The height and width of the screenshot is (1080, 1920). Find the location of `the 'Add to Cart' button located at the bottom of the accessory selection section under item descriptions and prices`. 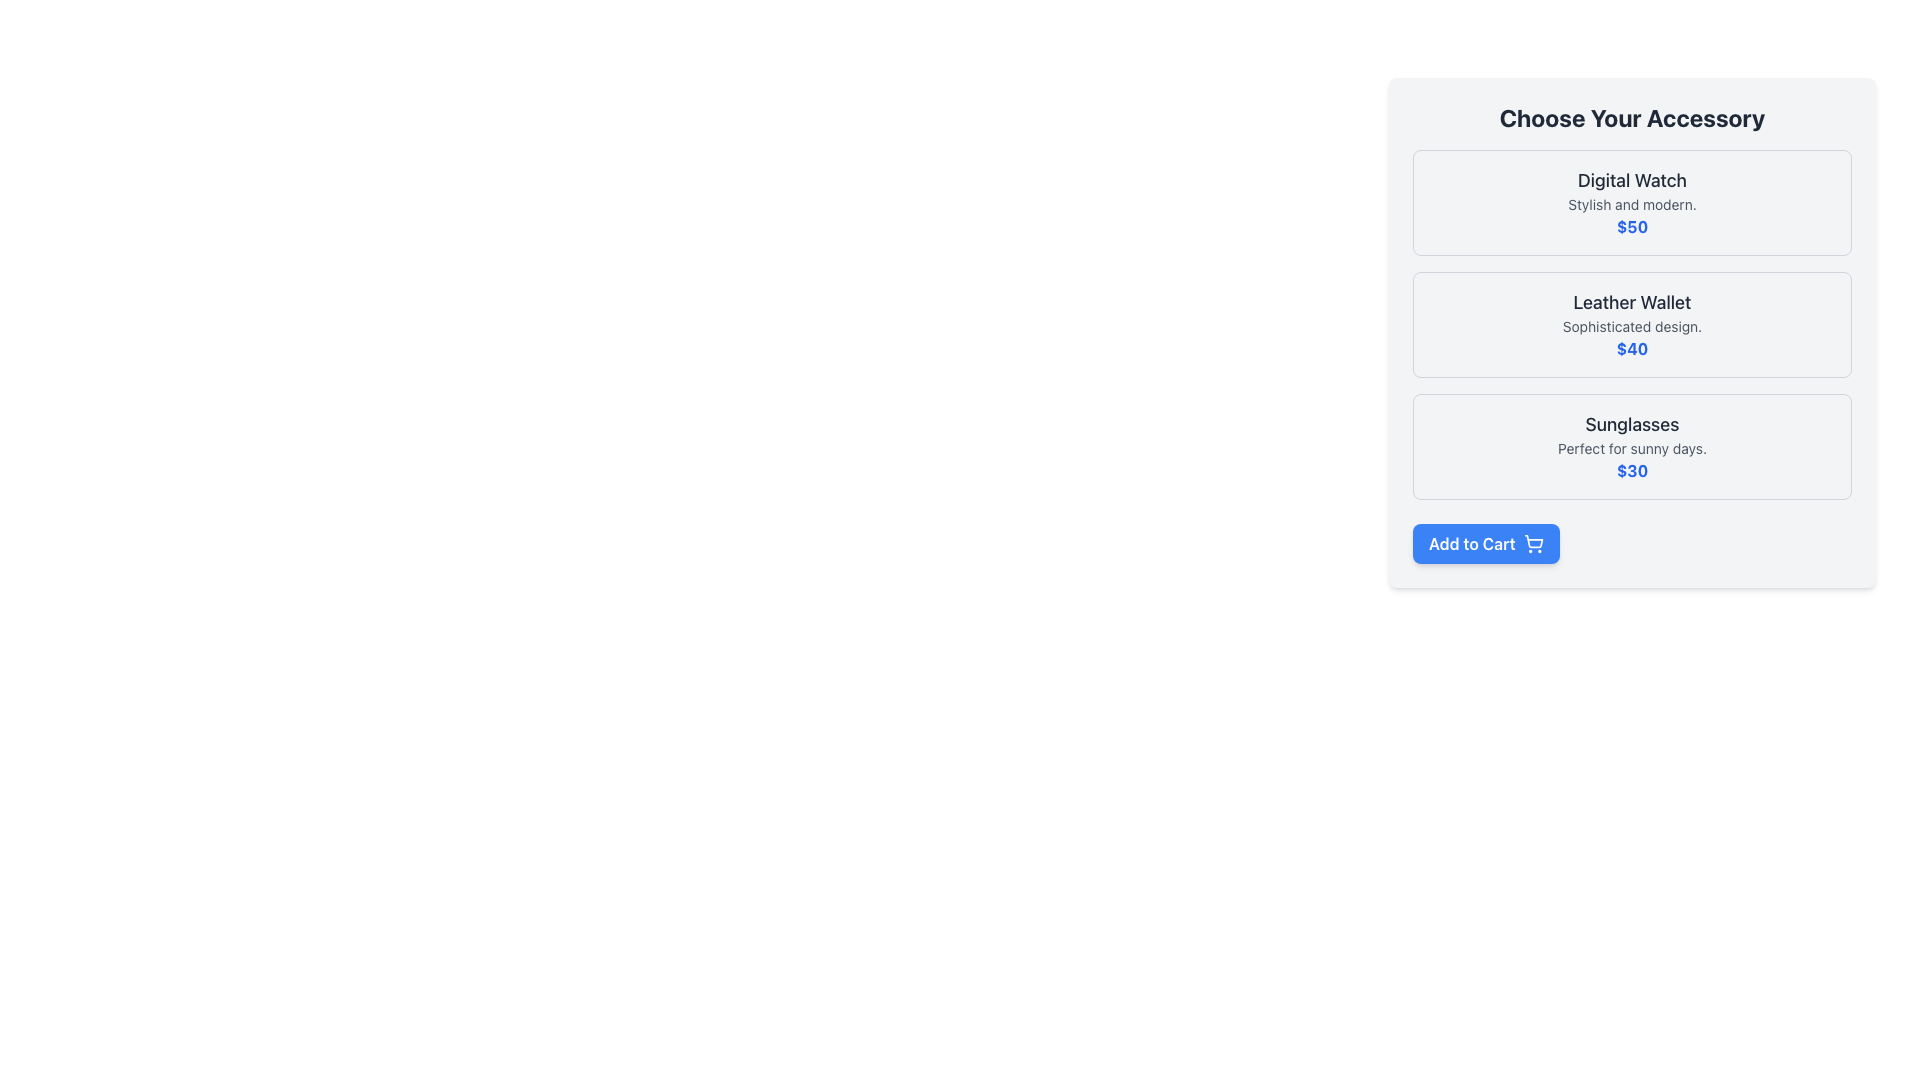

the 'Add to Cart' button located at the bottom of the accessory selection section under item descriptions and prices is located at coordinates (1486, 543).